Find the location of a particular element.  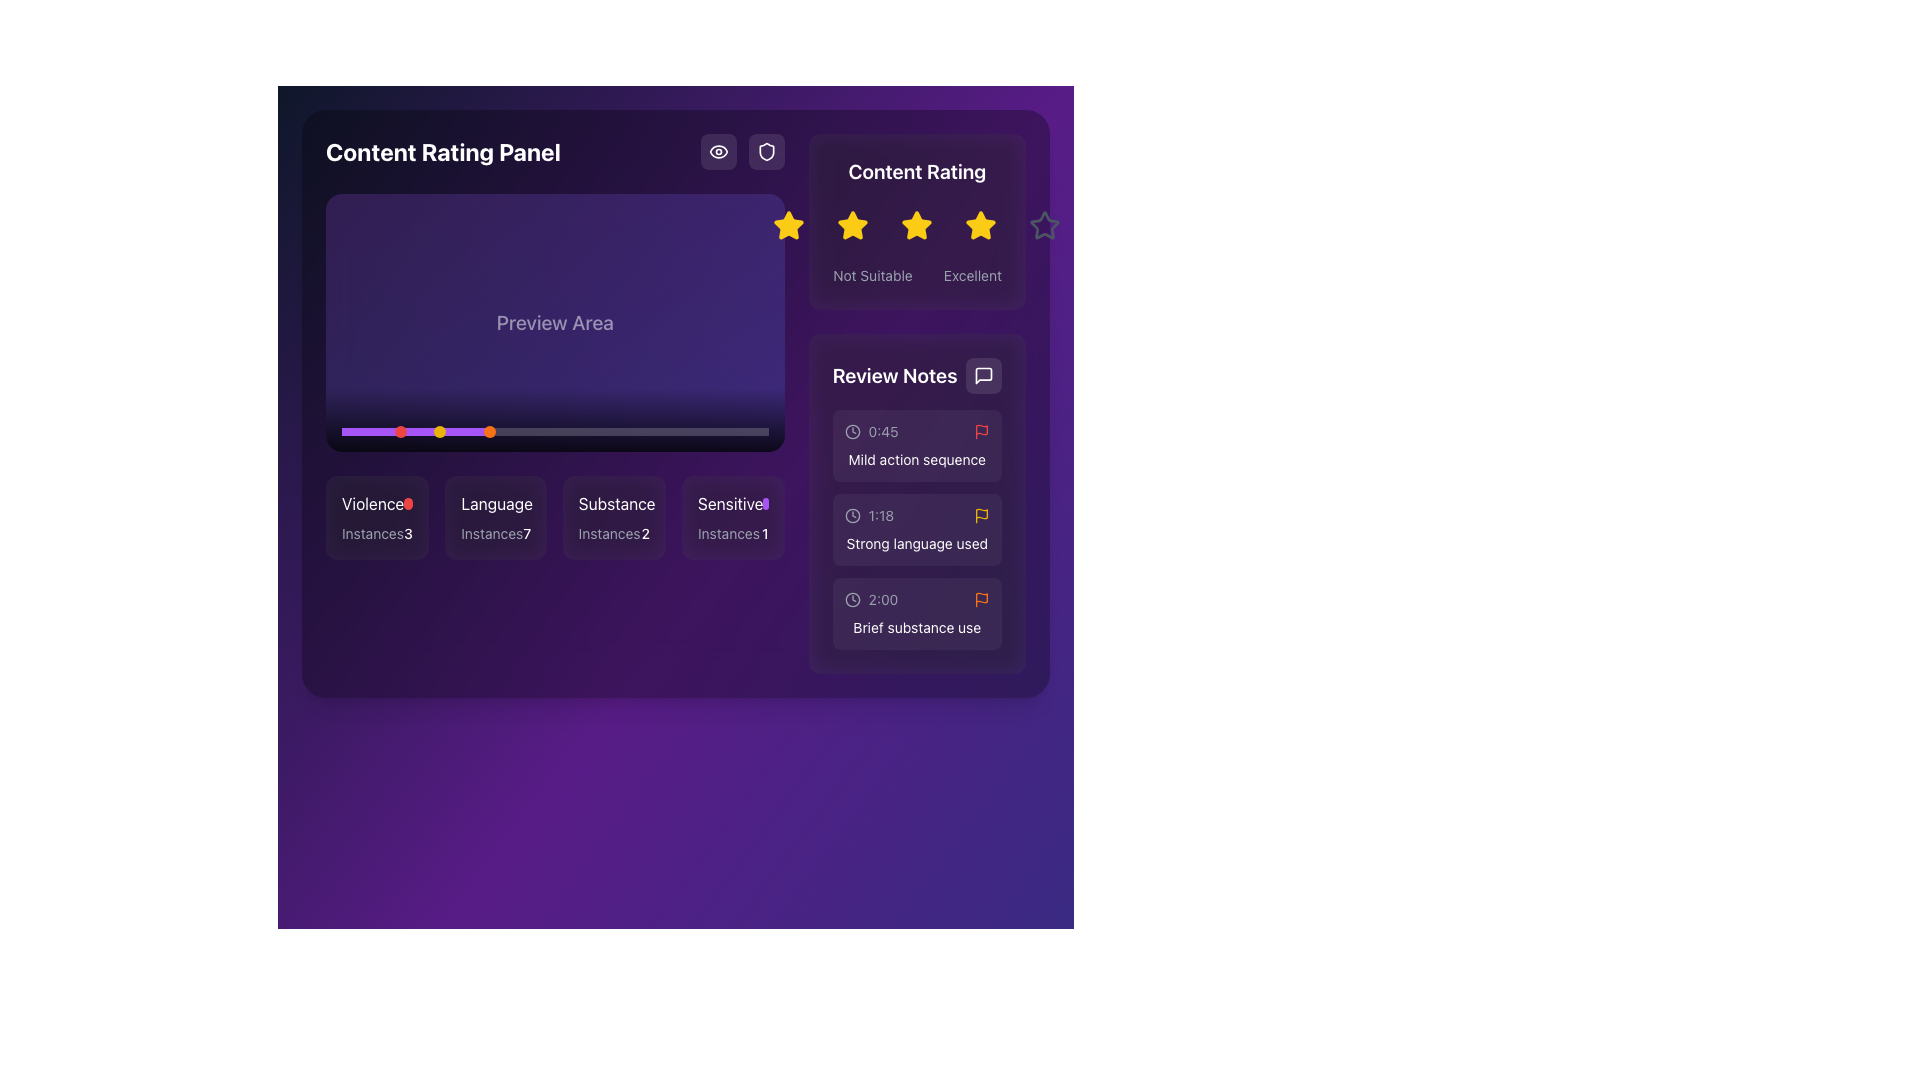

the decorative graphical element within the SVG icon located in the top-right corner of the interface, adjacent to the 'Content Rating Panel' title is located at coordinates (718, 150).